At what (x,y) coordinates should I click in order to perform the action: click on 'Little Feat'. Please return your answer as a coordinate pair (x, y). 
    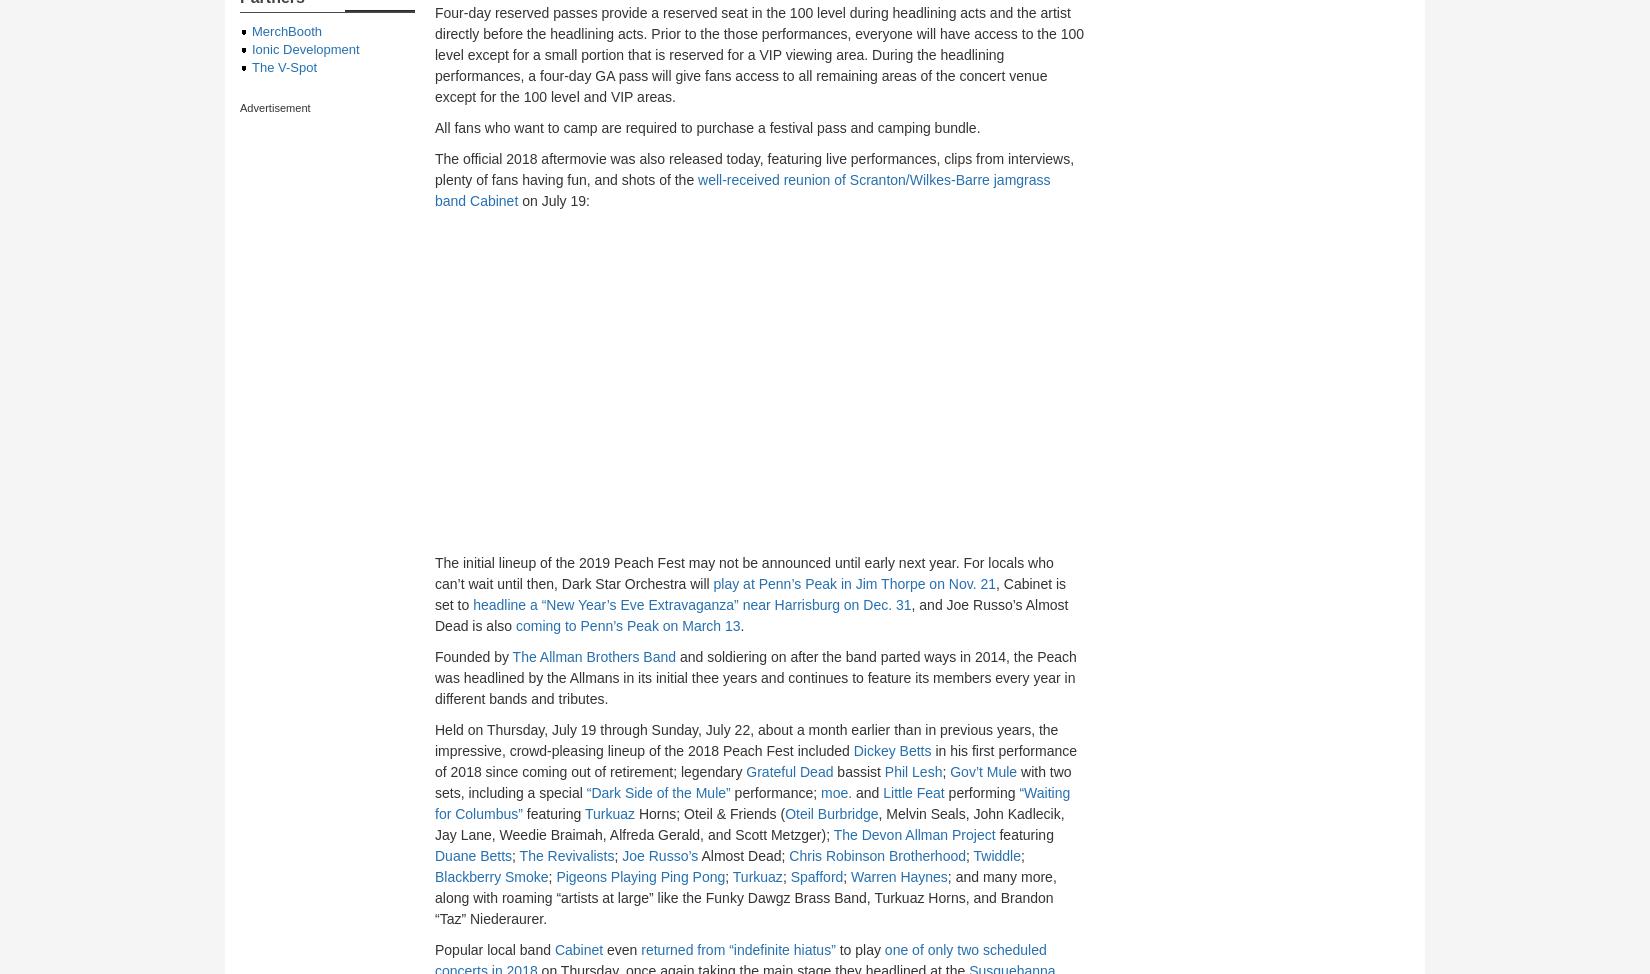
    Looking at the image, I should click on (913, 792).